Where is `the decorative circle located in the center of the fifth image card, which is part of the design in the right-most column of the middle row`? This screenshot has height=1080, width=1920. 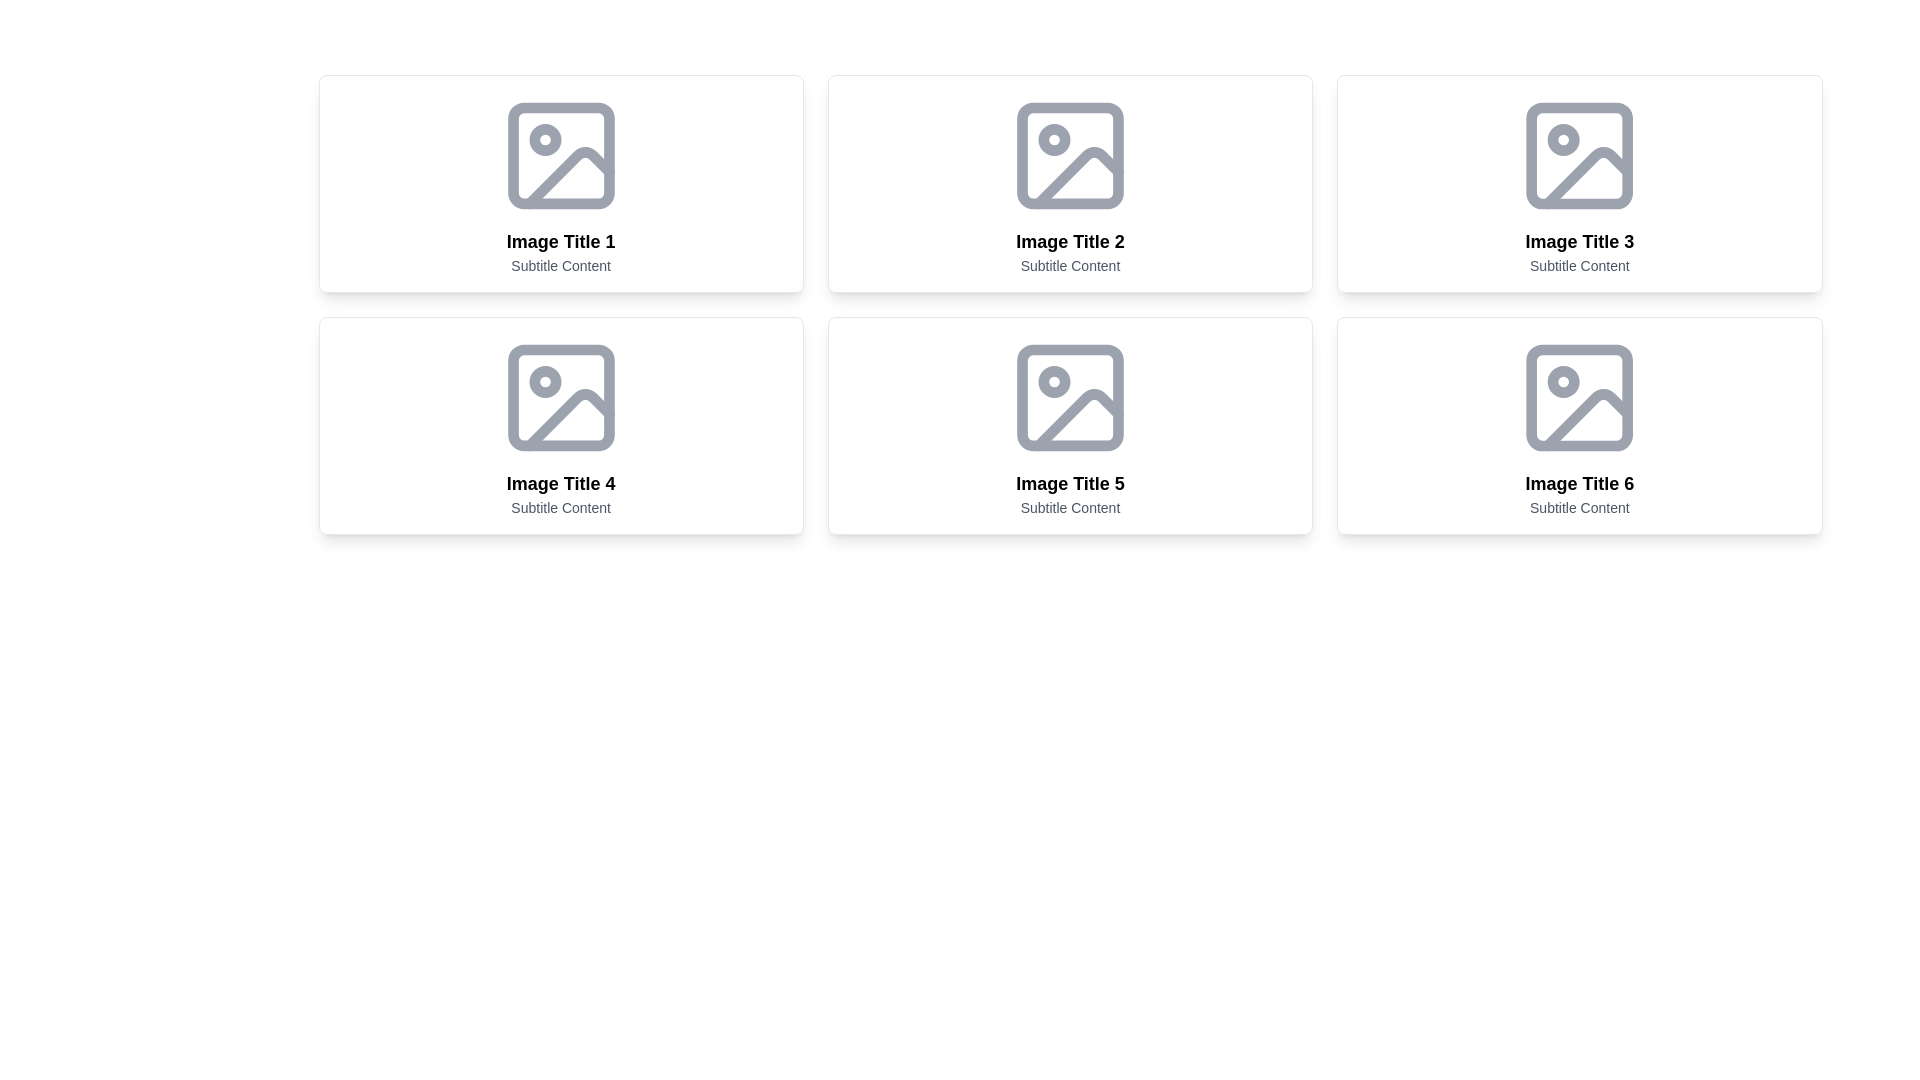 the decorative circle located in the center of the fifth image card, which is part of the design in the right-most column of the middle row is located at coordinates (1053, 381).